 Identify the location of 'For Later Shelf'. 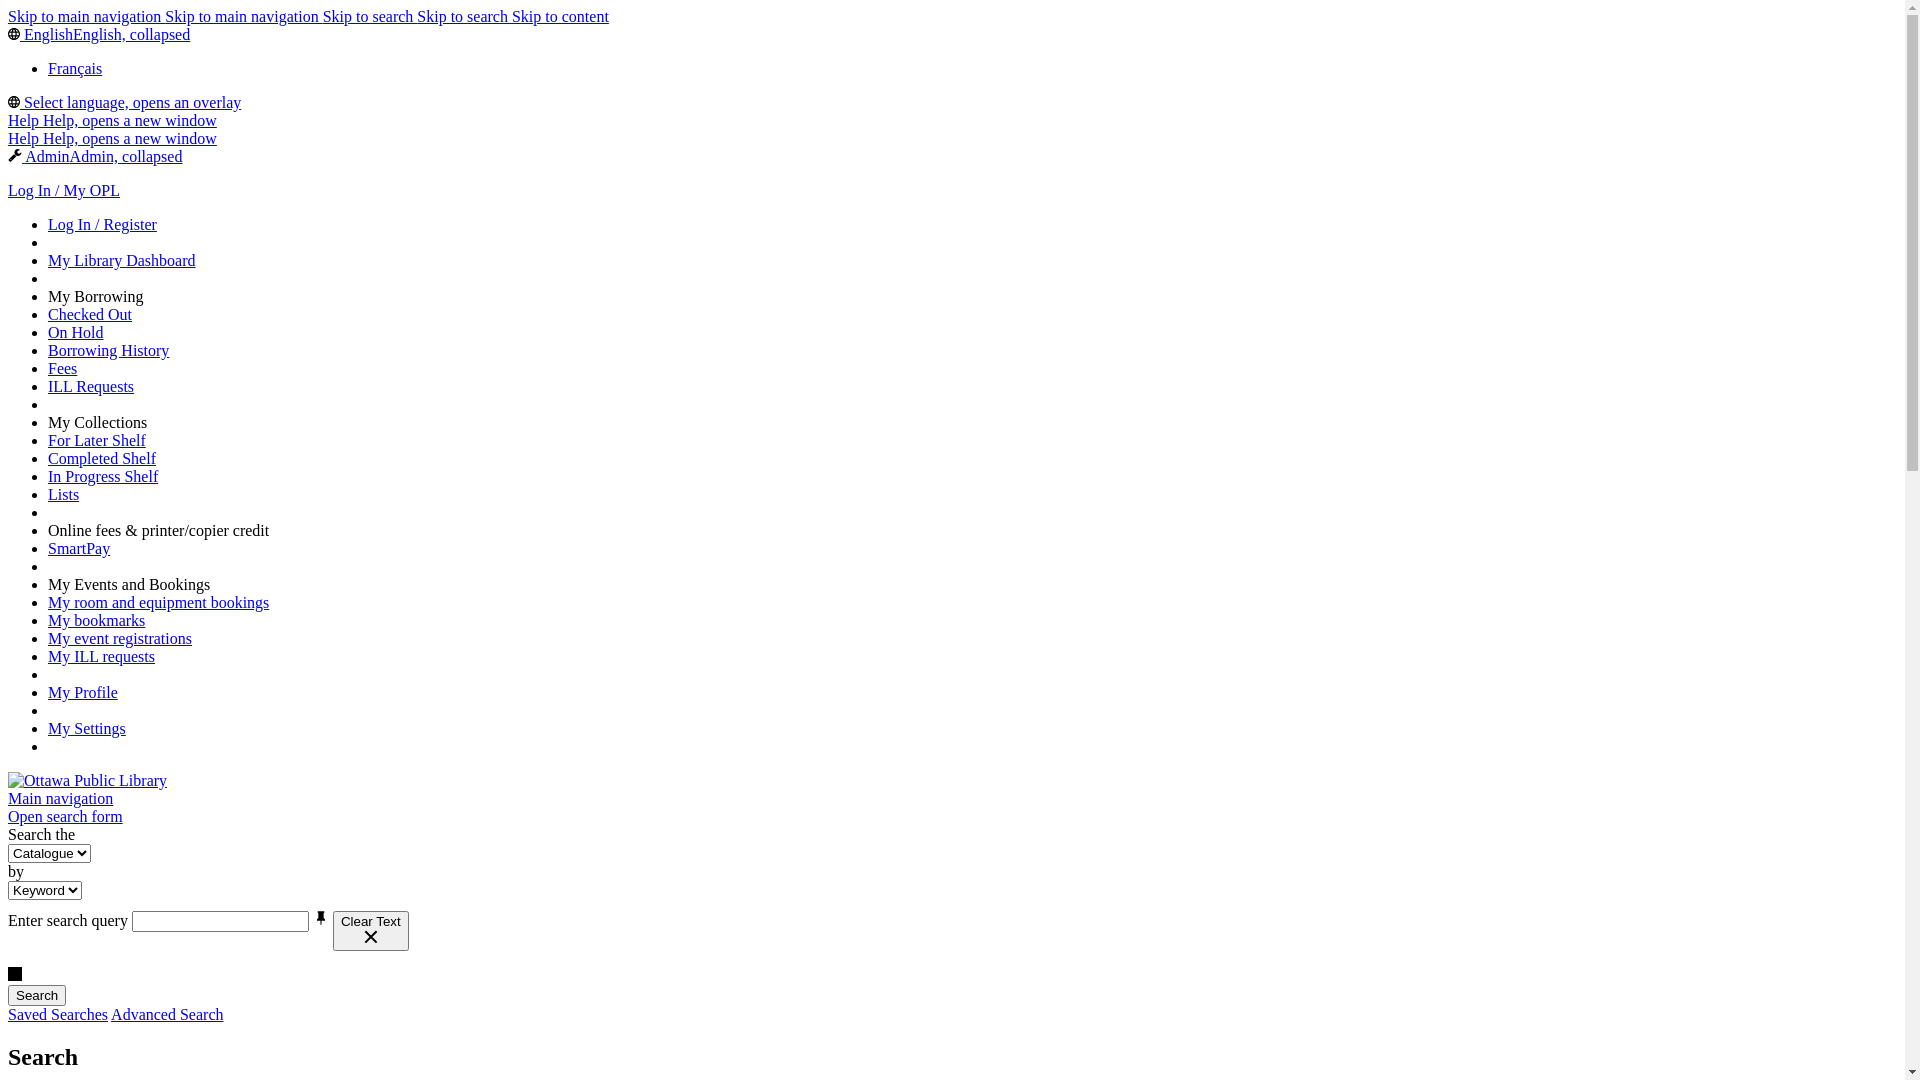
(95, 439).